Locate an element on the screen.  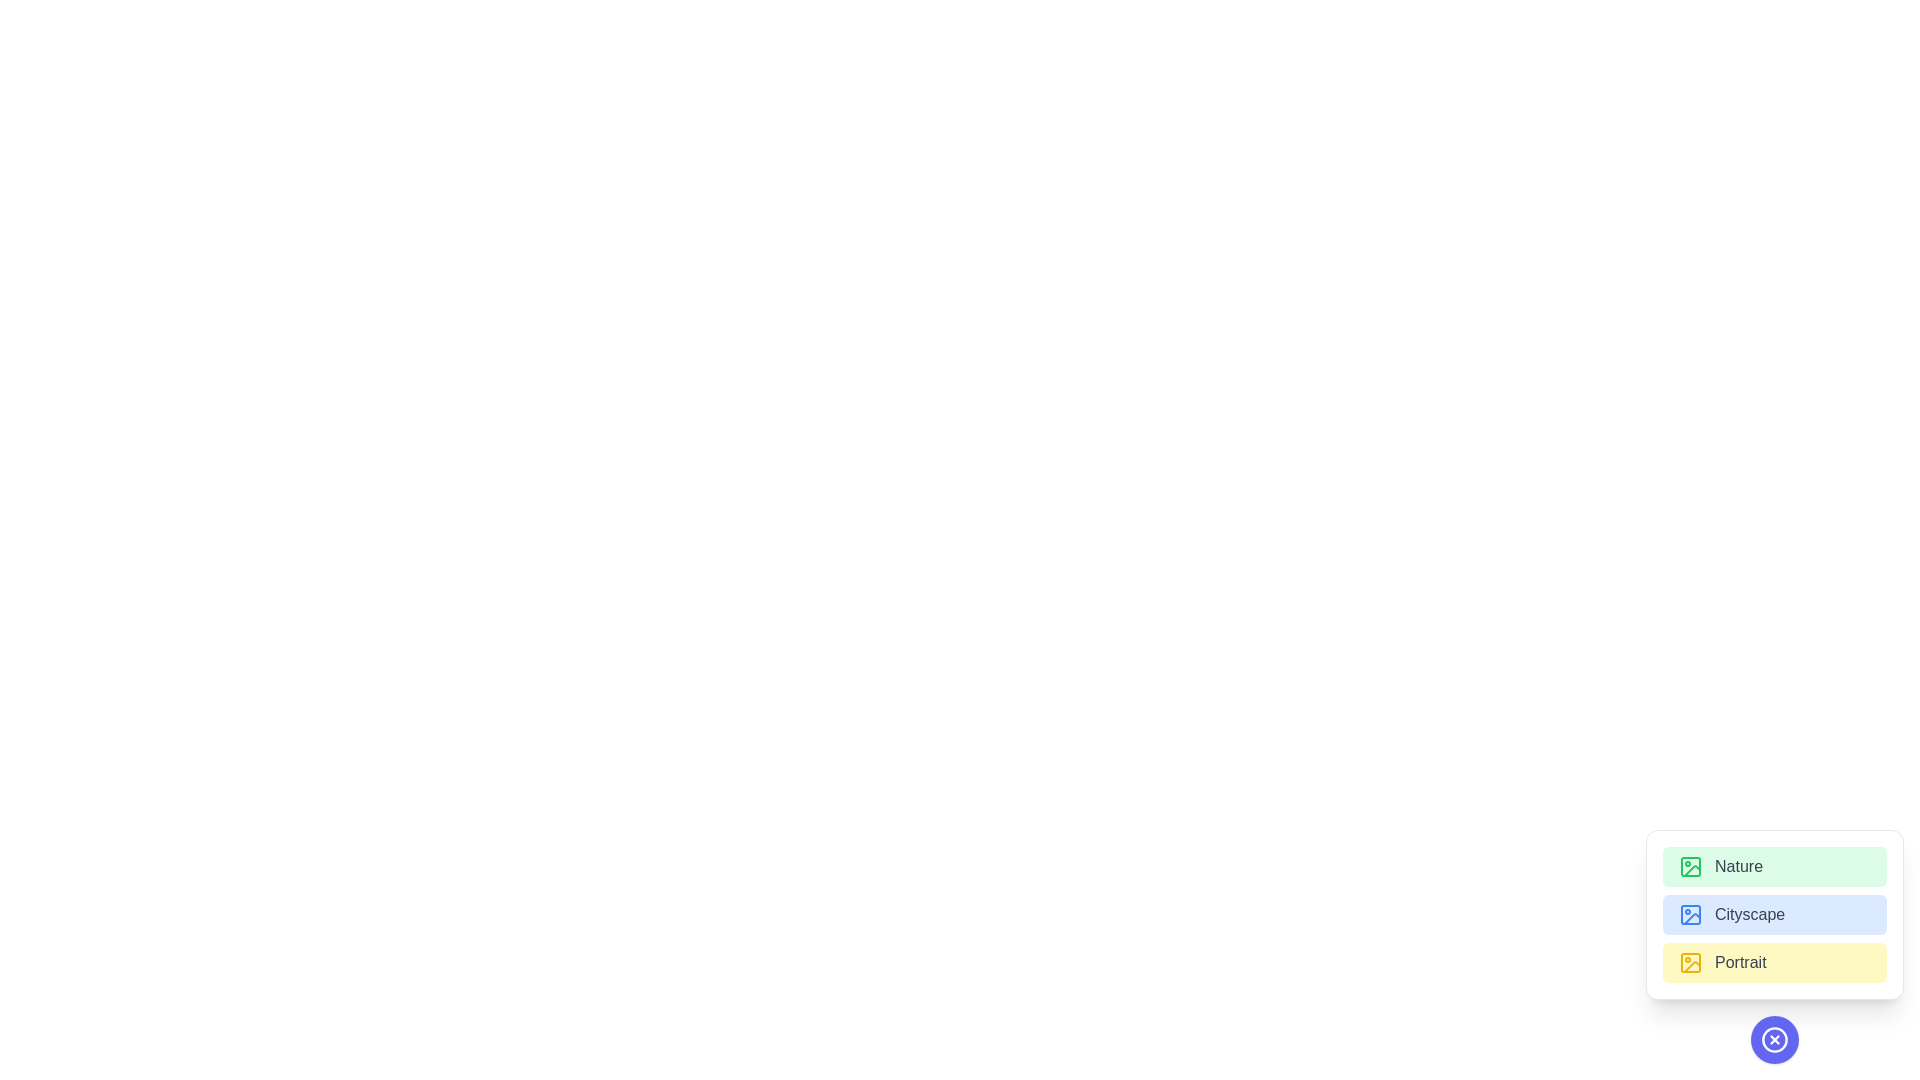
the Portrait button to select it is located at coordinates (1775, 962).